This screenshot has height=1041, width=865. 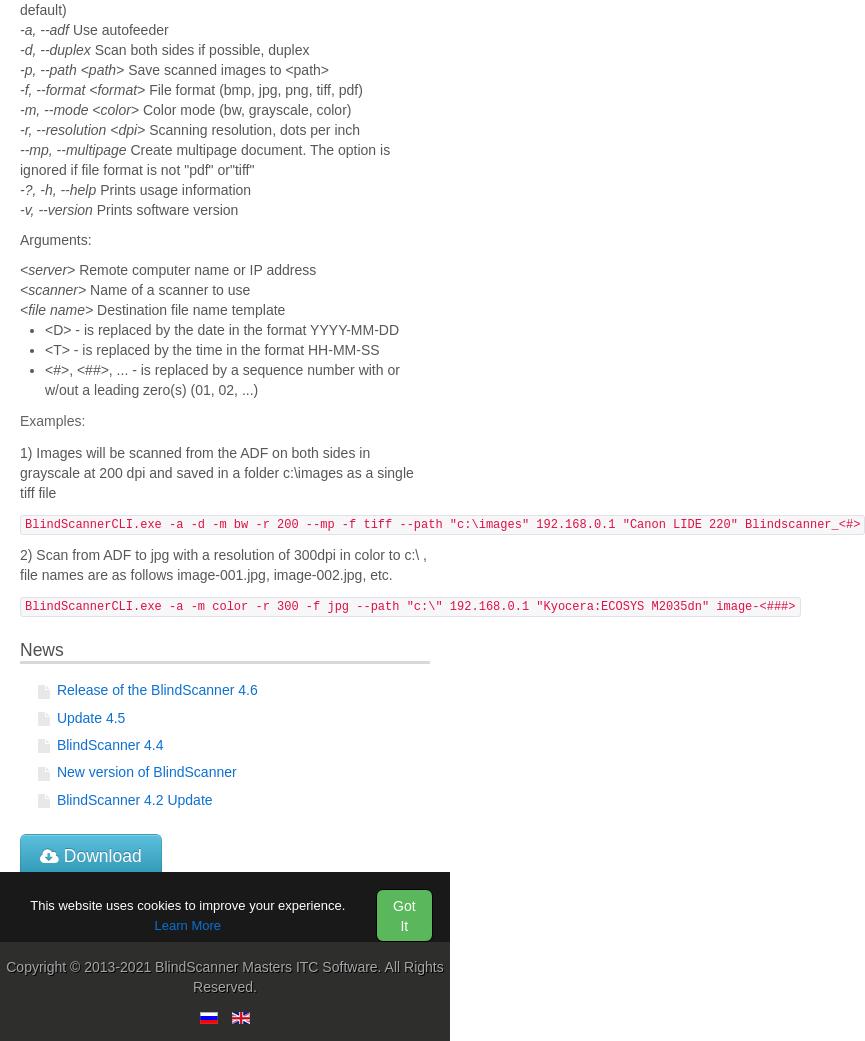 I want to click on '-p, --path <path>', so click(x=71, y=68).